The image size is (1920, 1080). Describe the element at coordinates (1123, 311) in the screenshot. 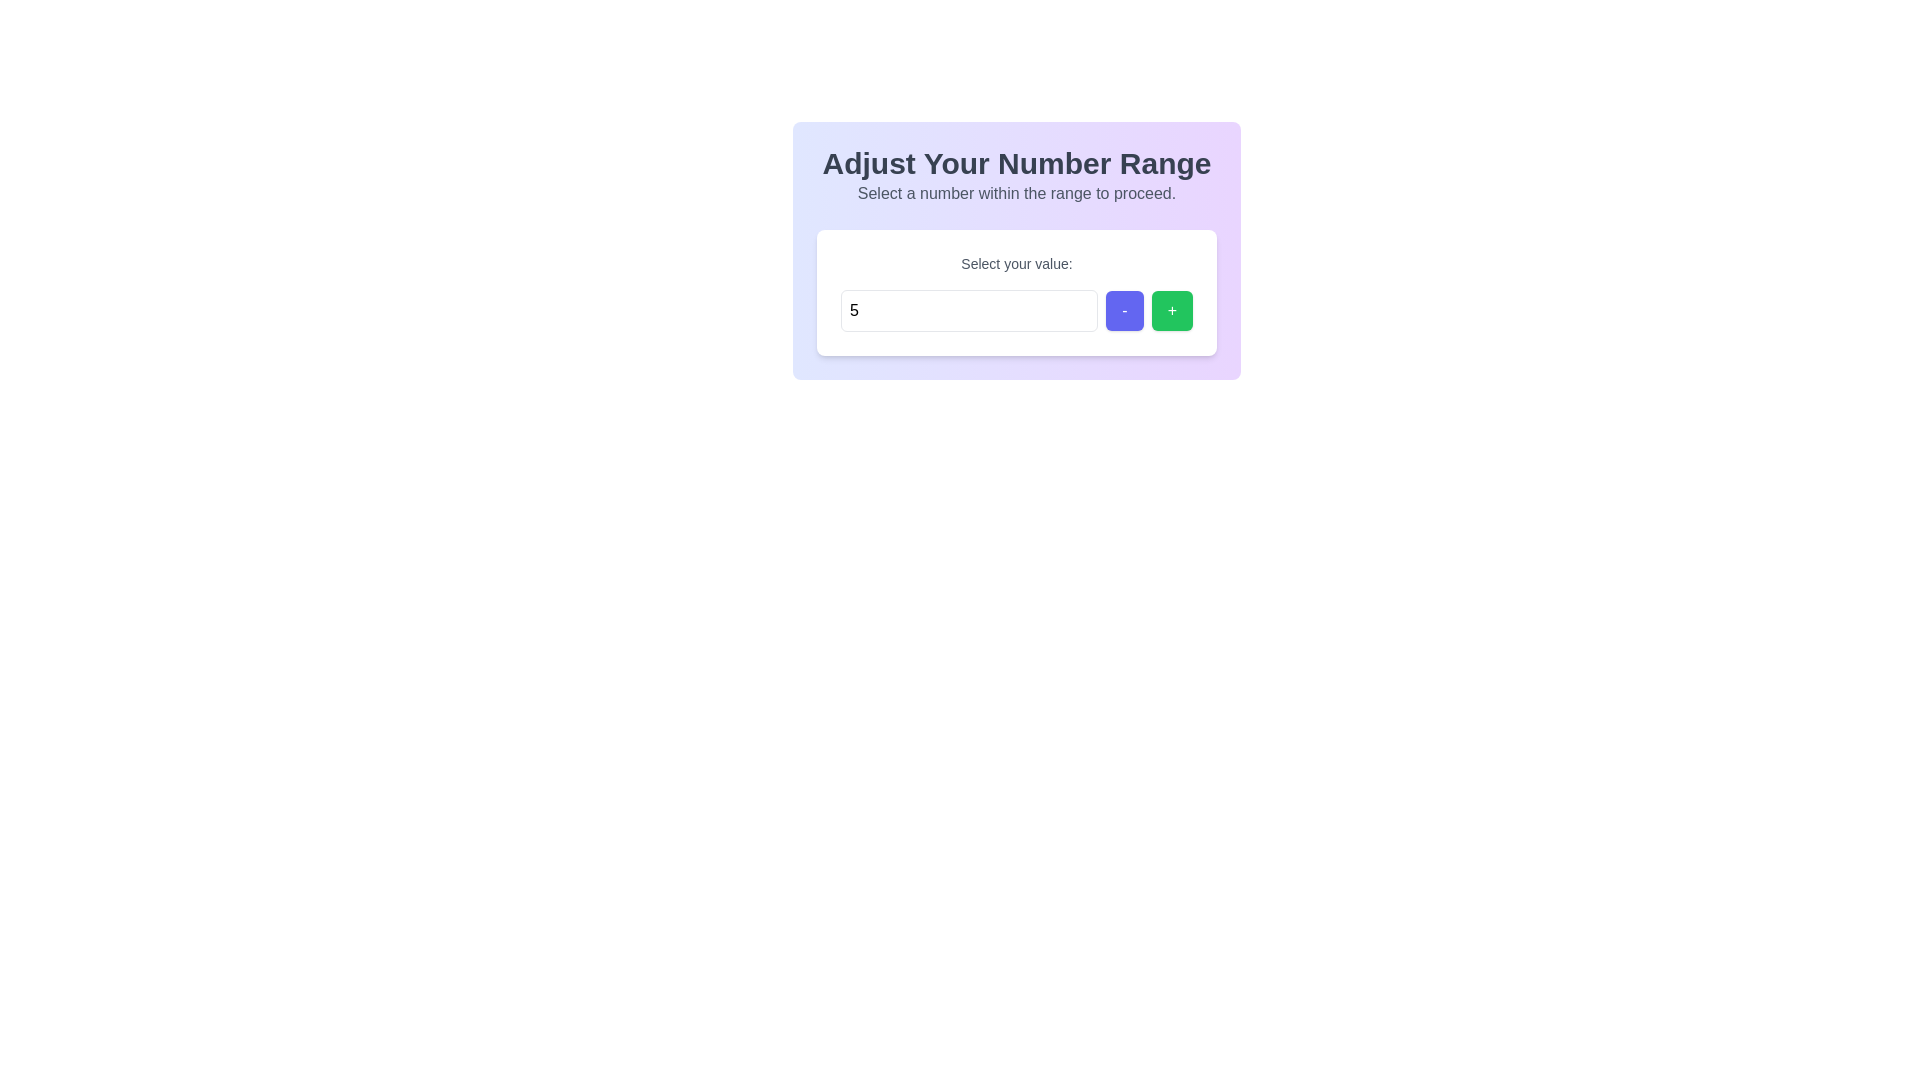

I see `the middle button ('-') in the flexbox to decrease the value displayed in the input field to its left` at that location.